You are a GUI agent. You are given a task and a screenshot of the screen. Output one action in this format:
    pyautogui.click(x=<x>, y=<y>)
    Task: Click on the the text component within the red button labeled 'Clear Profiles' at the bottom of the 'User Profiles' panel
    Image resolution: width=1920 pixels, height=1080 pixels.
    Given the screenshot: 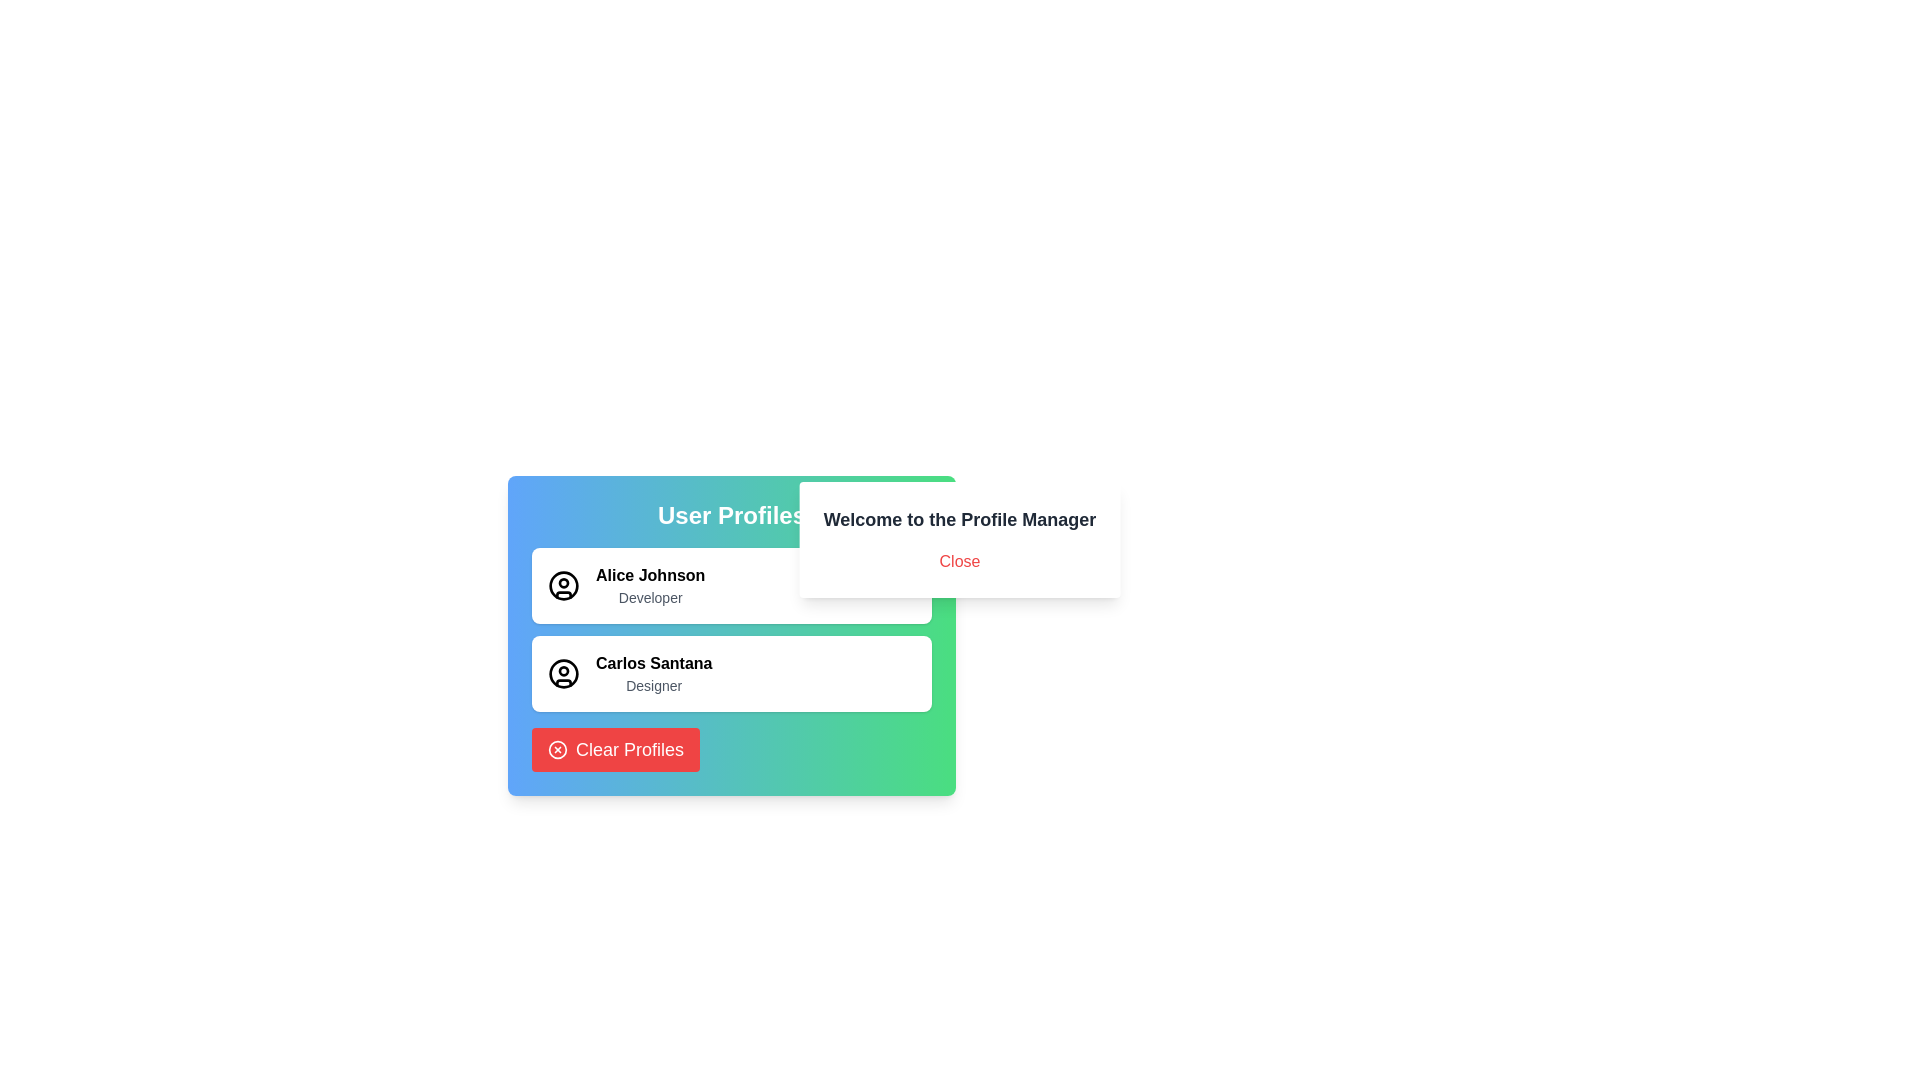 What is the action you would take?
    pyautogui.click(x=628, y=749)
    